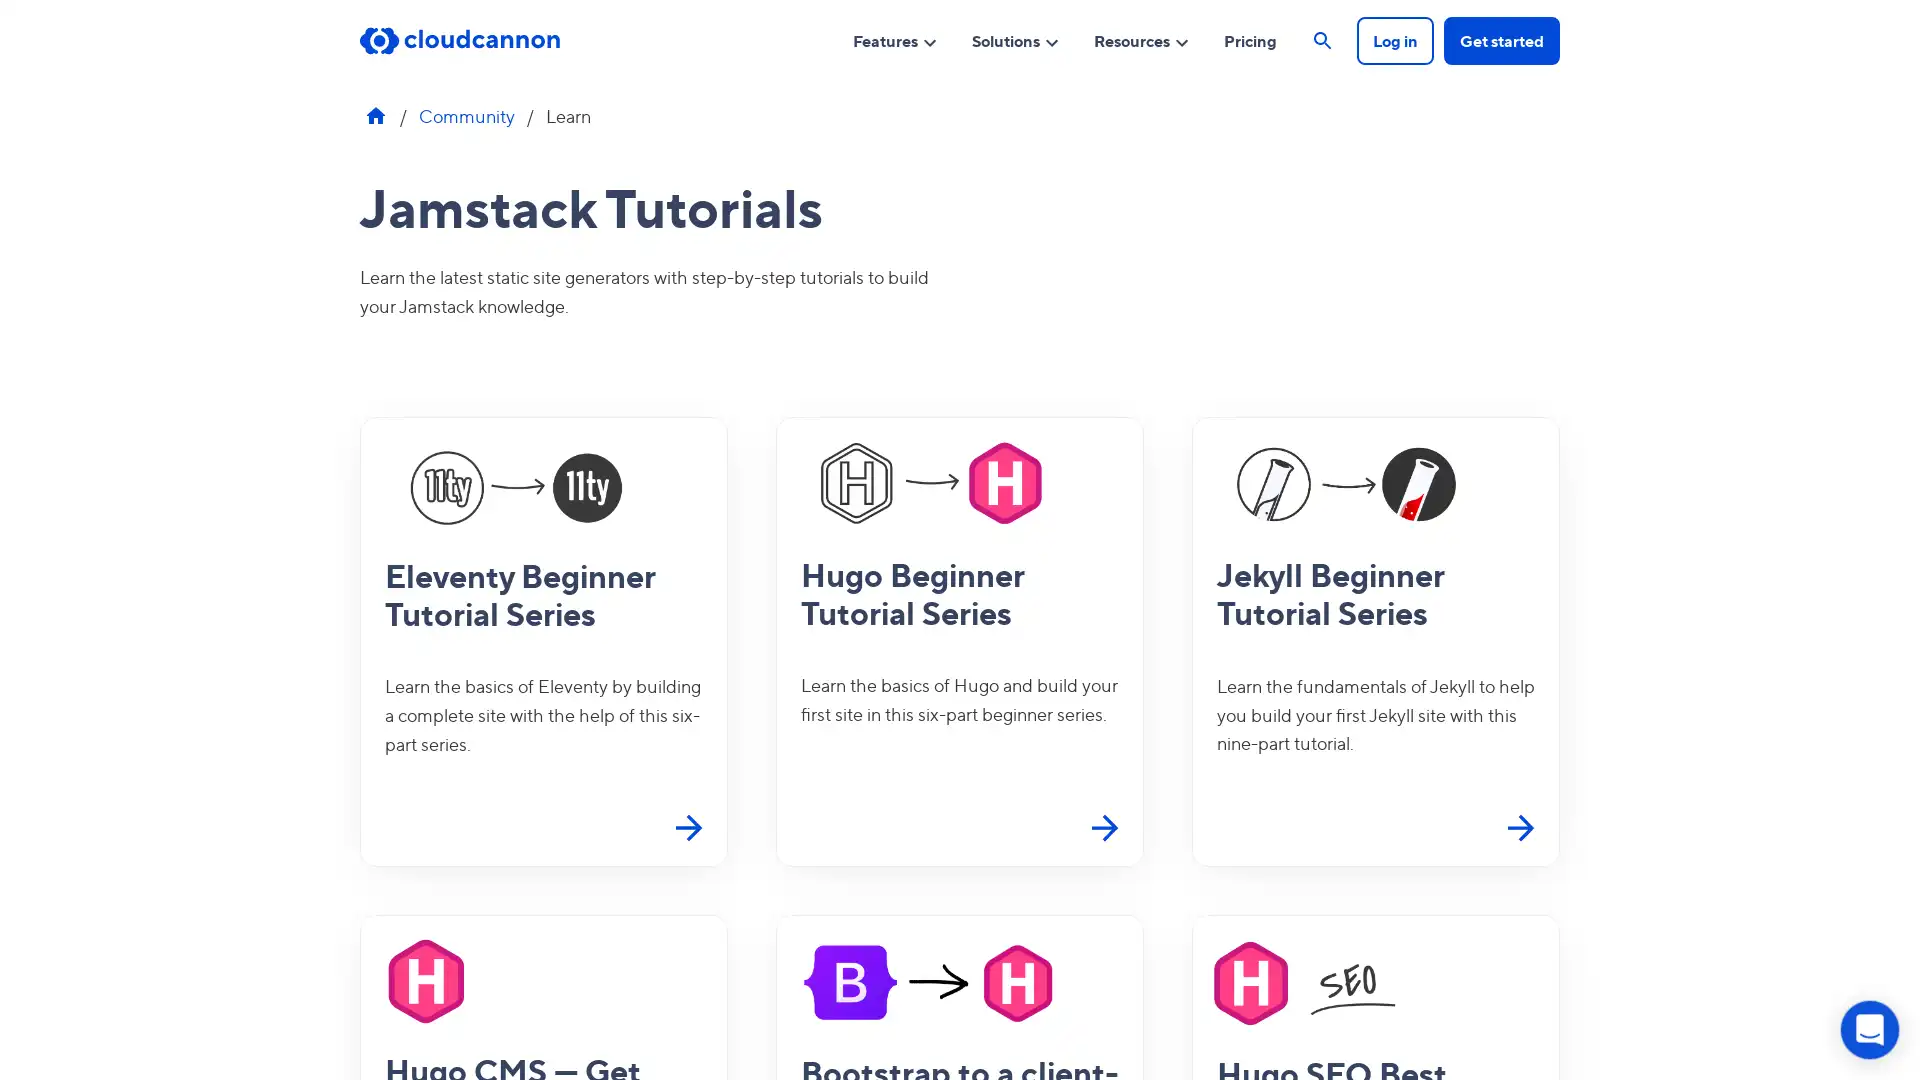 The width and height of the screenshot is (1920, 1080). What do you see at coordinates (1016, 39) in the screenshot?
I see `Solutions` at bounding box center [1016, 39].